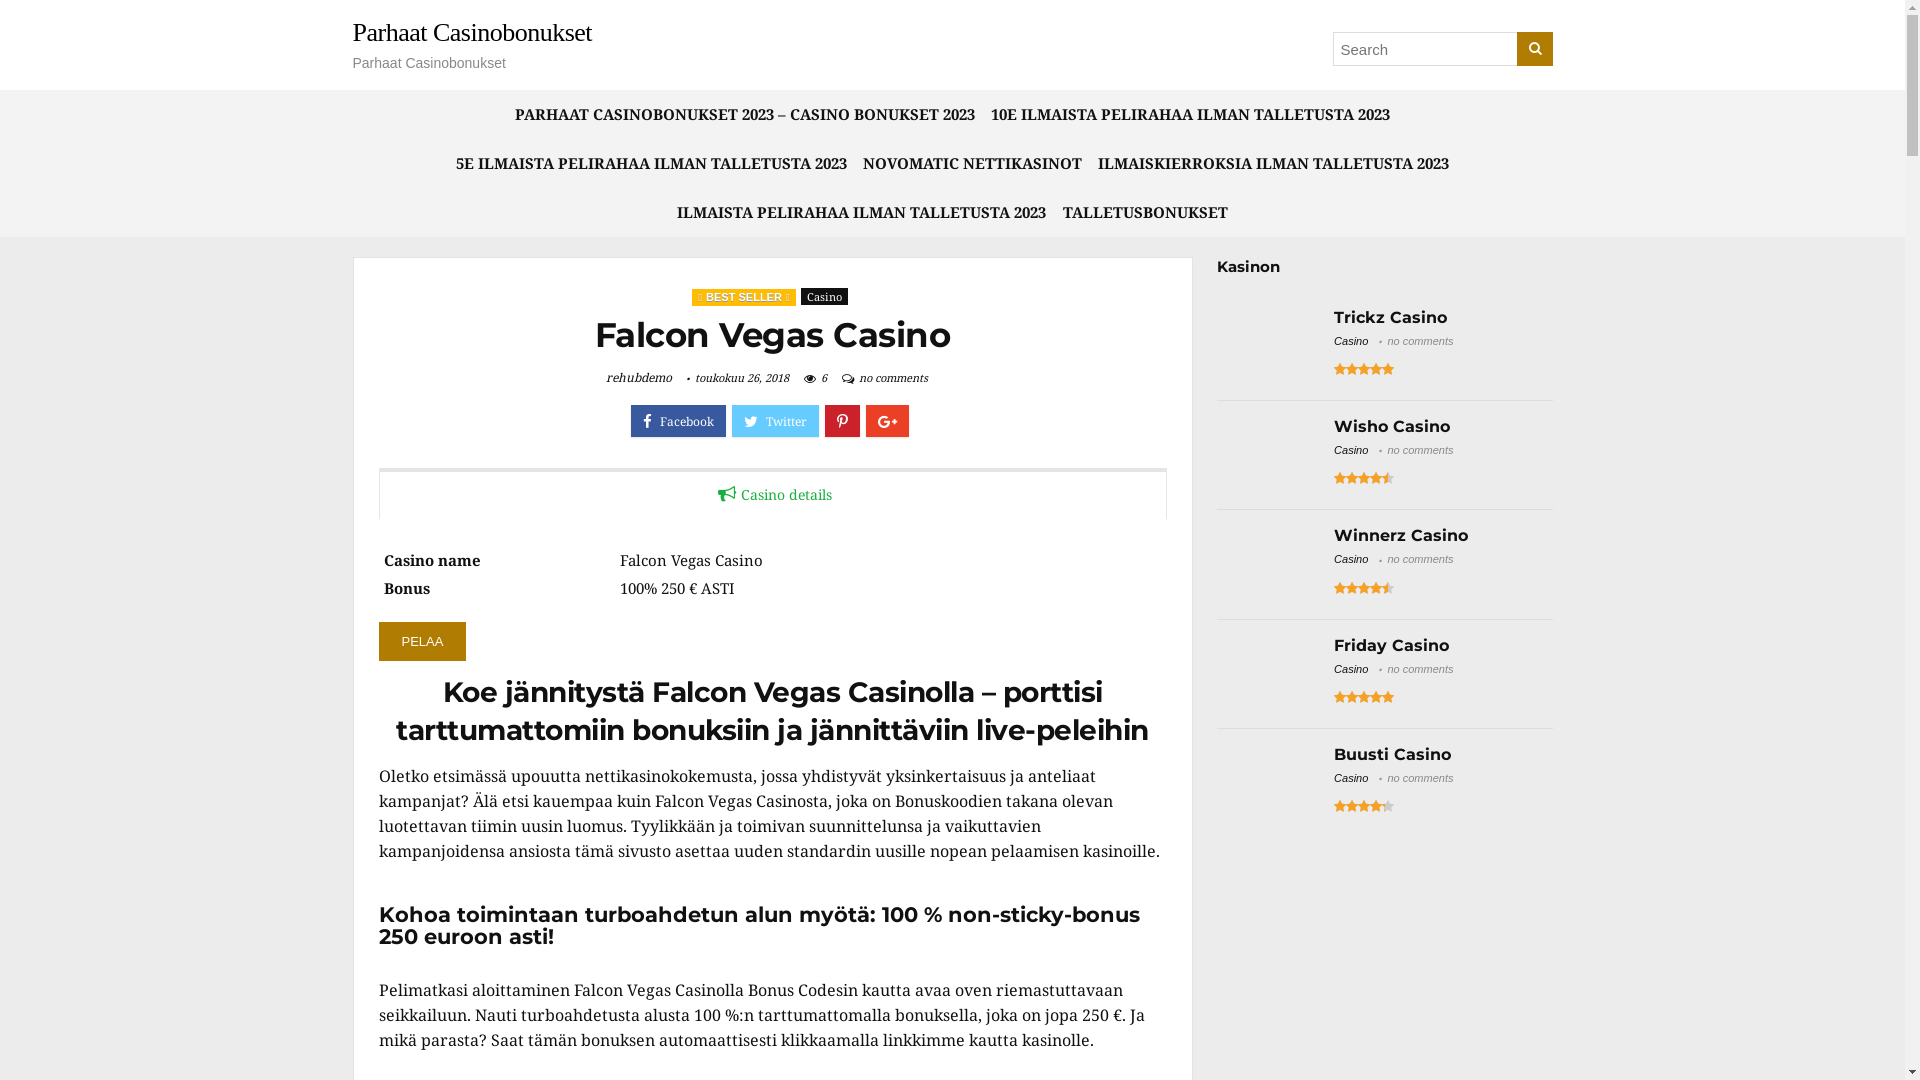  What do you see at coordinates (1389, 316) in the screenshot?
I see `'Trickz Casino'` at bounding box center [1389, 316].